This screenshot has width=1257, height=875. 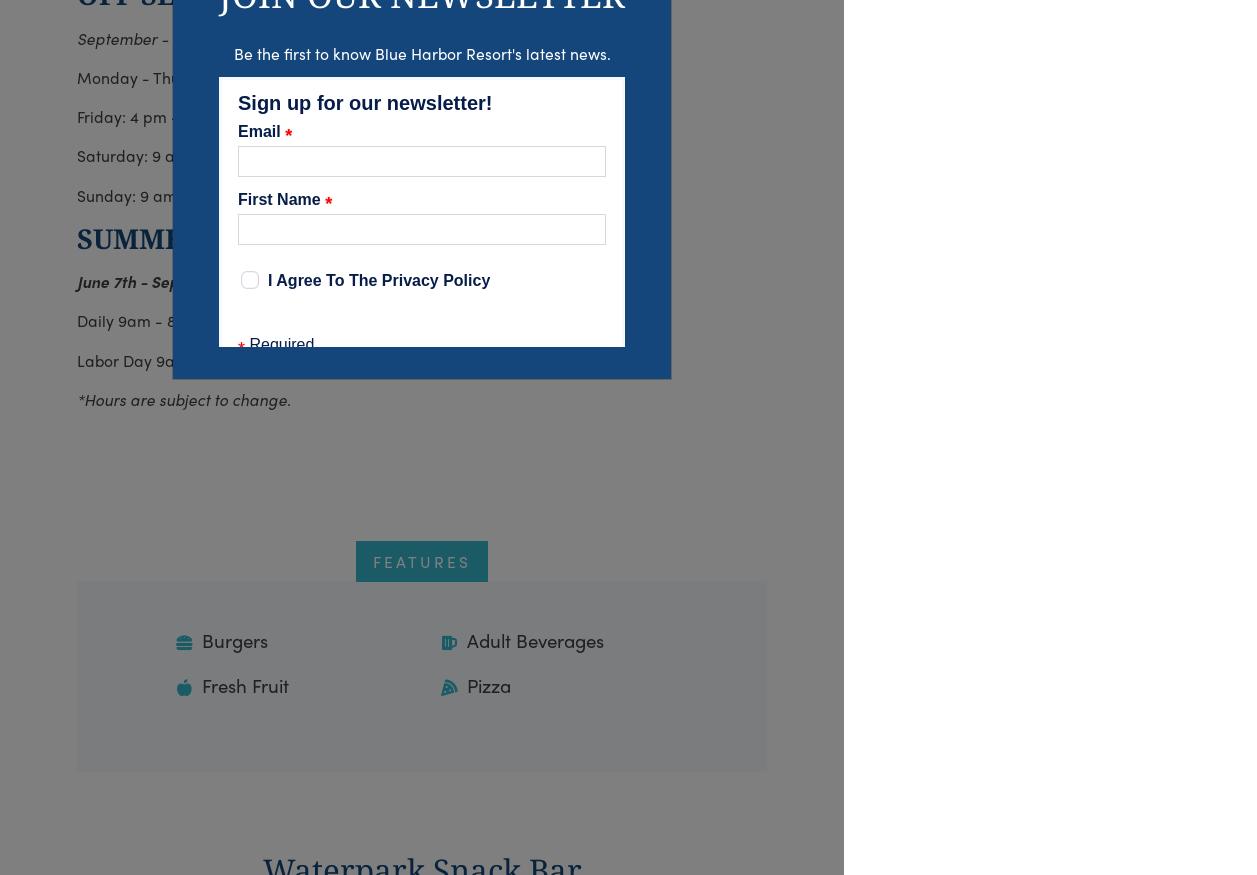 What do you see at coordinates (243, 684) in the screenshot?
I see `'Fresh Fruit'` at bounding box center [243, 684].